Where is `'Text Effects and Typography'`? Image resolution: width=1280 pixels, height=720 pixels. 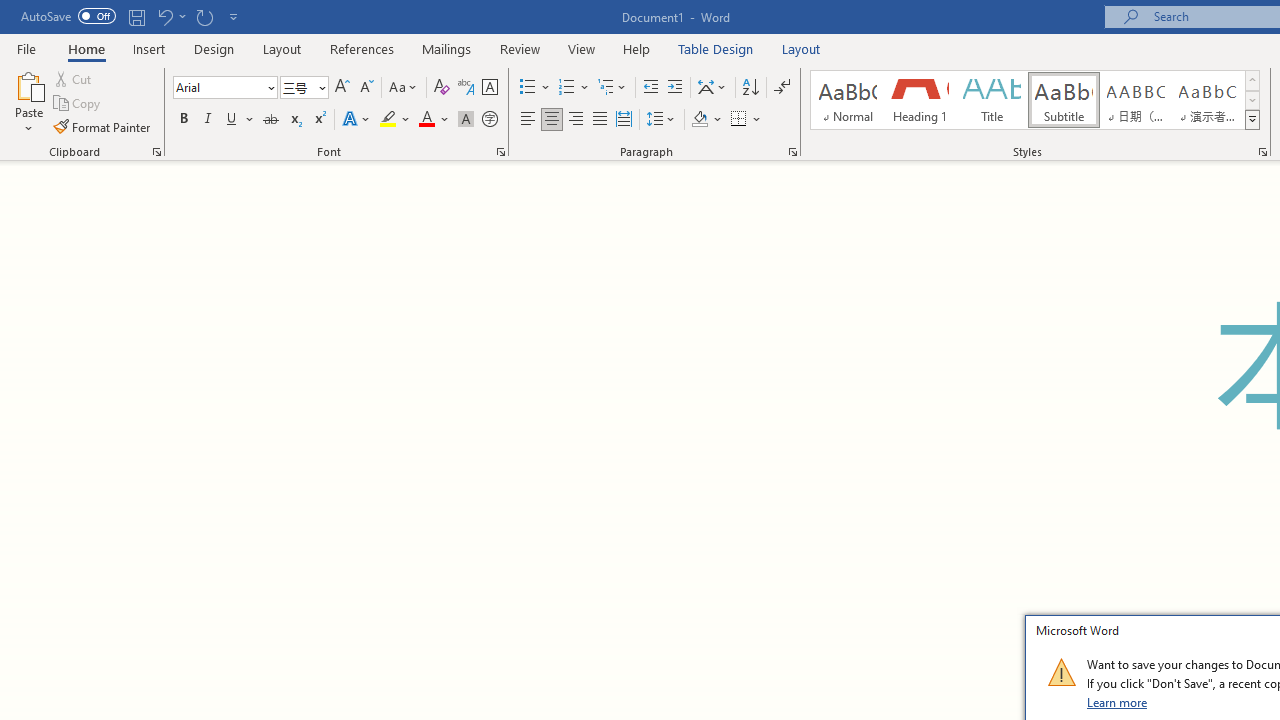 'Text Effects and Typography' is located at coordinates (357, 119).